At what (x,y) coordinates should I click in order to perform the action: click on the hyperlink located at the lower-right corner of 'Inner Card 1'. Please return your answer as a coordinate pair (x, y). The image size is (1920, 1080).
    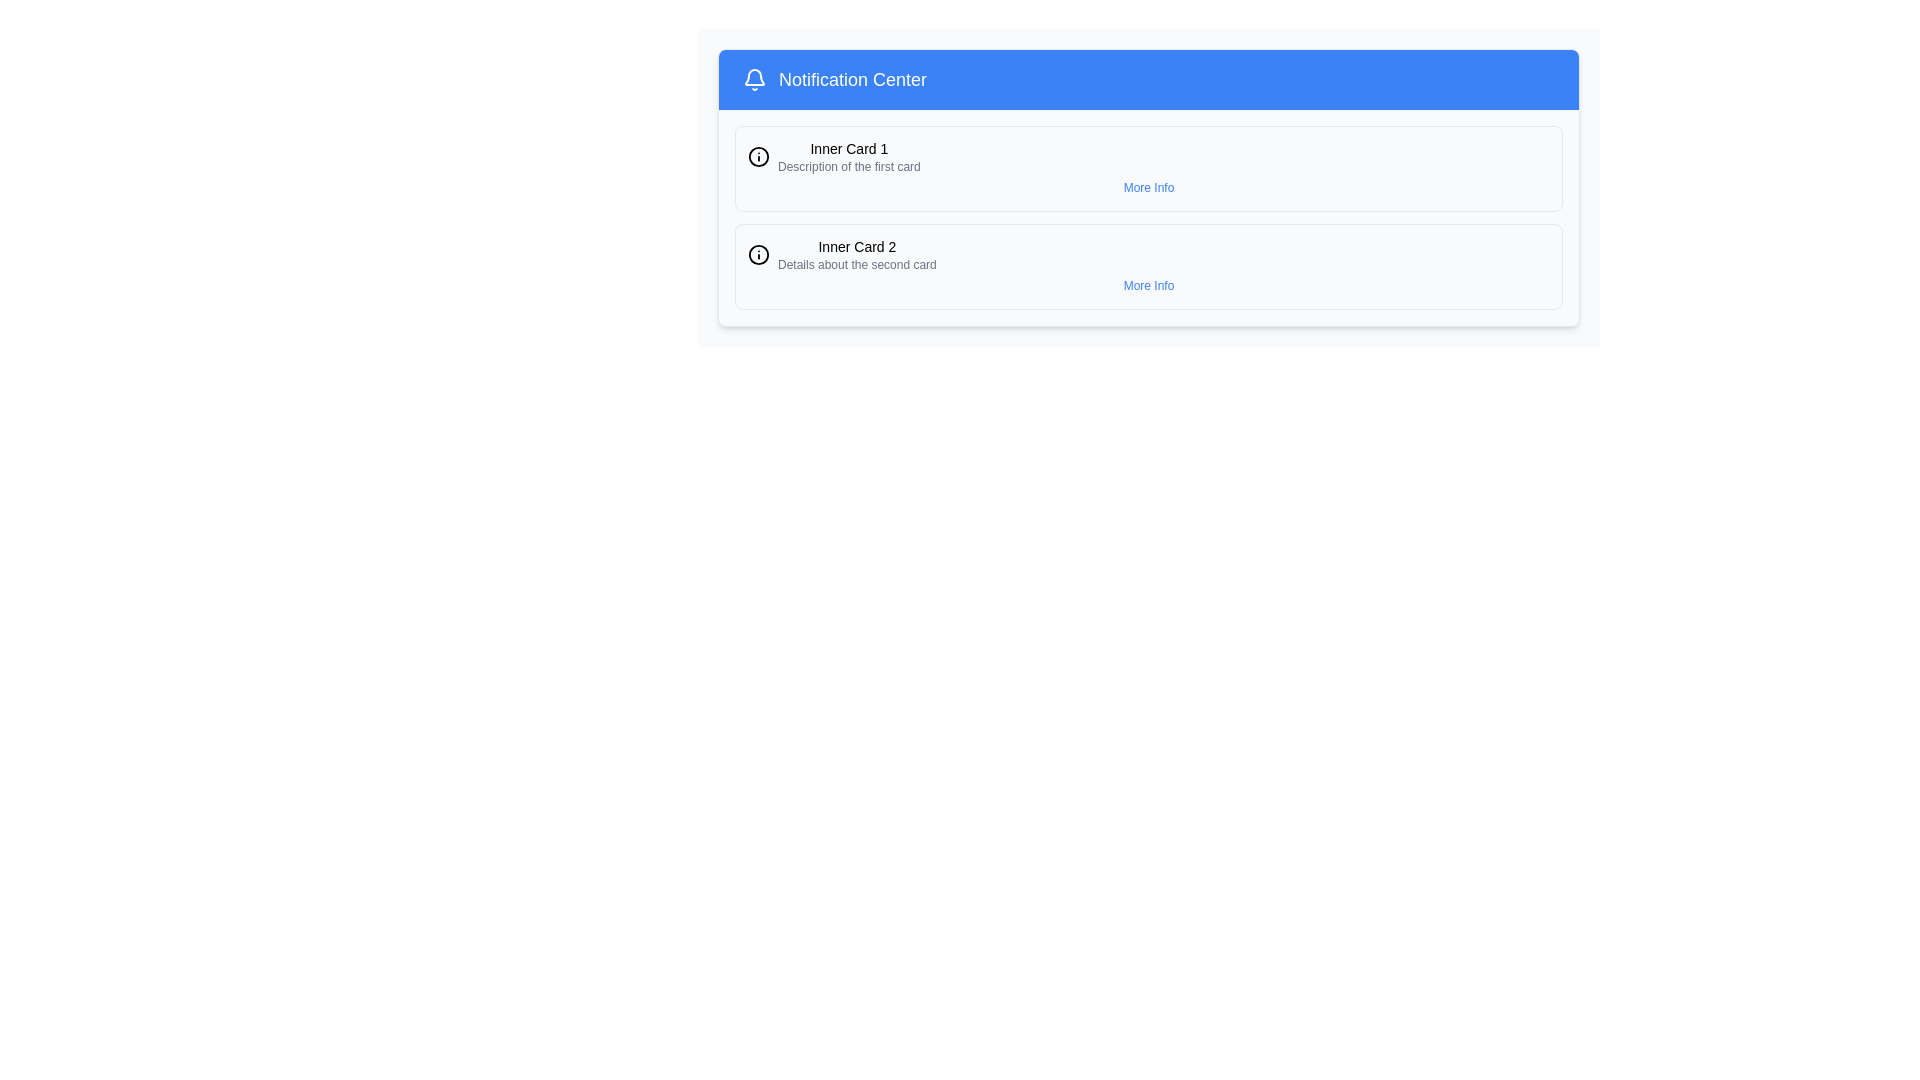
    Looking at the image, I should click on (1148, 188).